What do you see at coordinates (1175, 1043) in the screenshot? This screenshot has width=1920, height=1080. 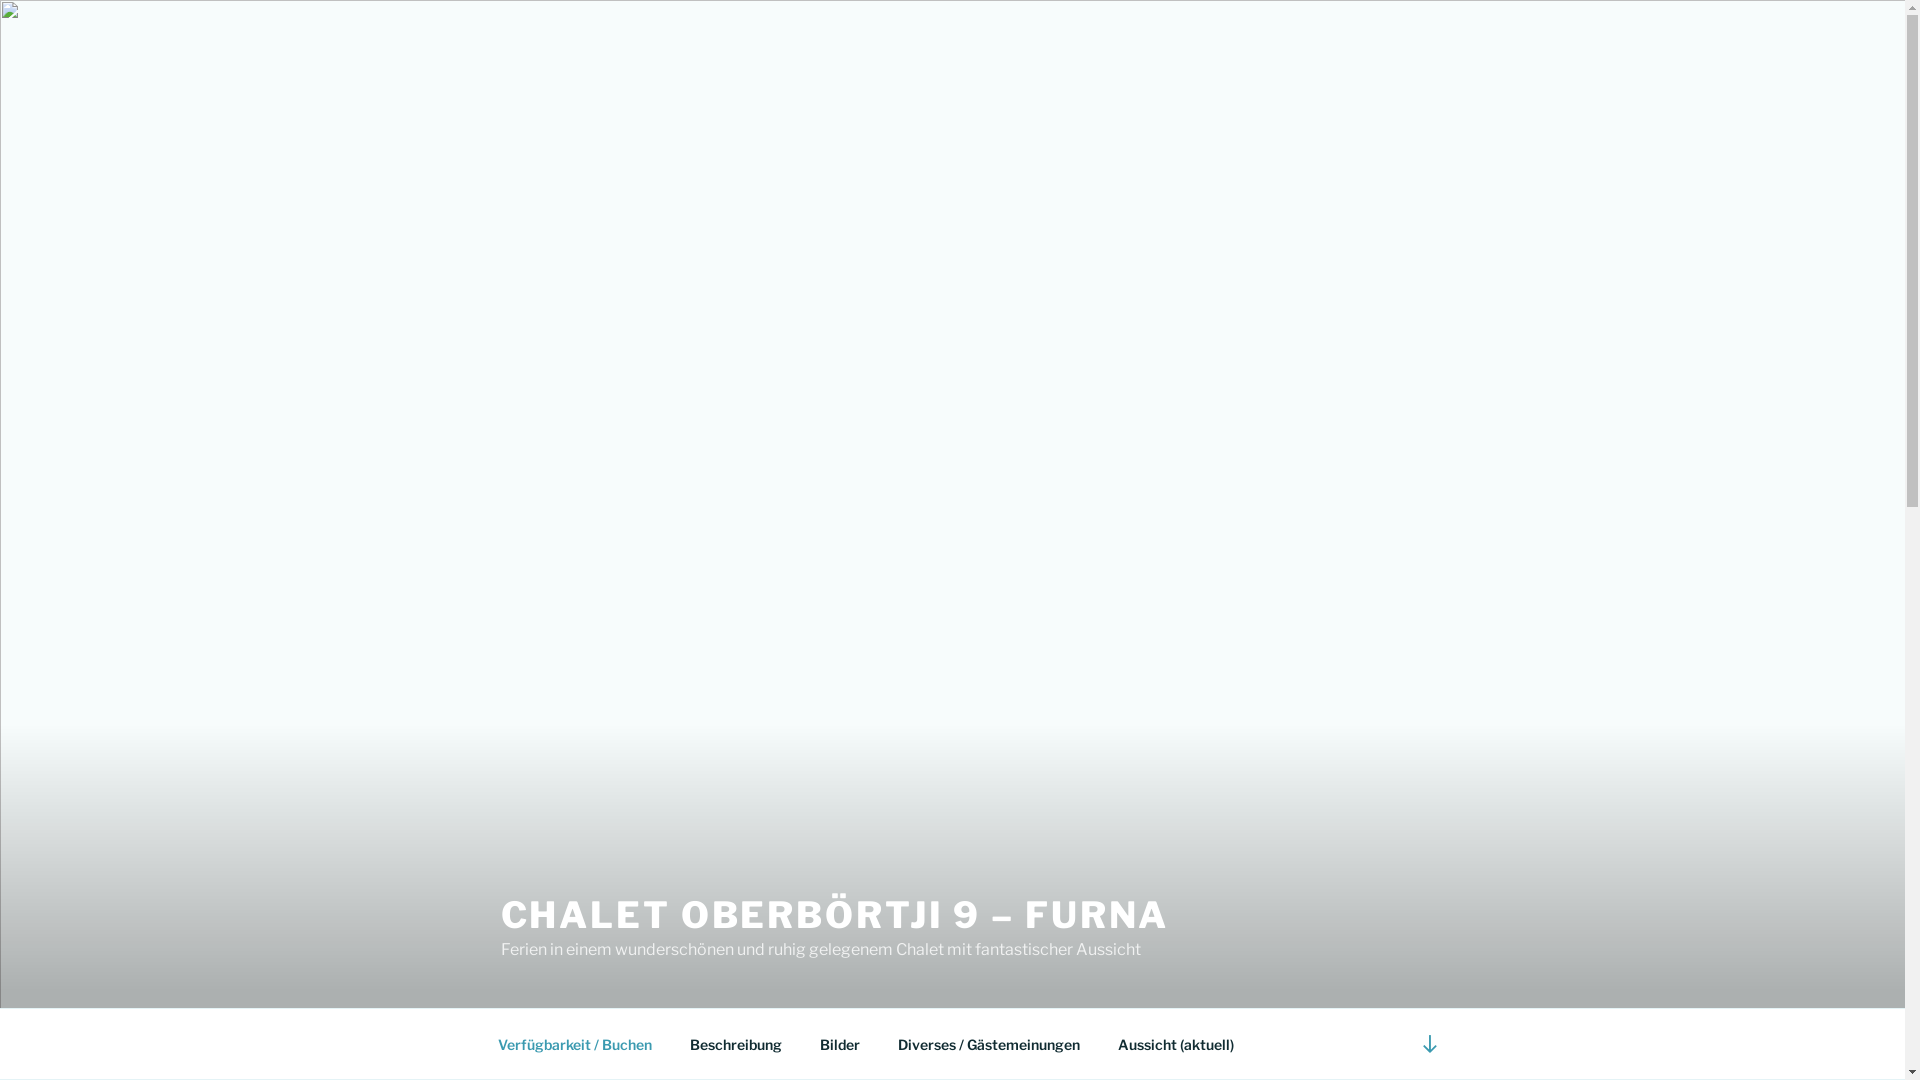 I see `'Aussicht (aktuell)'` at bounding box center [1175, 1043].